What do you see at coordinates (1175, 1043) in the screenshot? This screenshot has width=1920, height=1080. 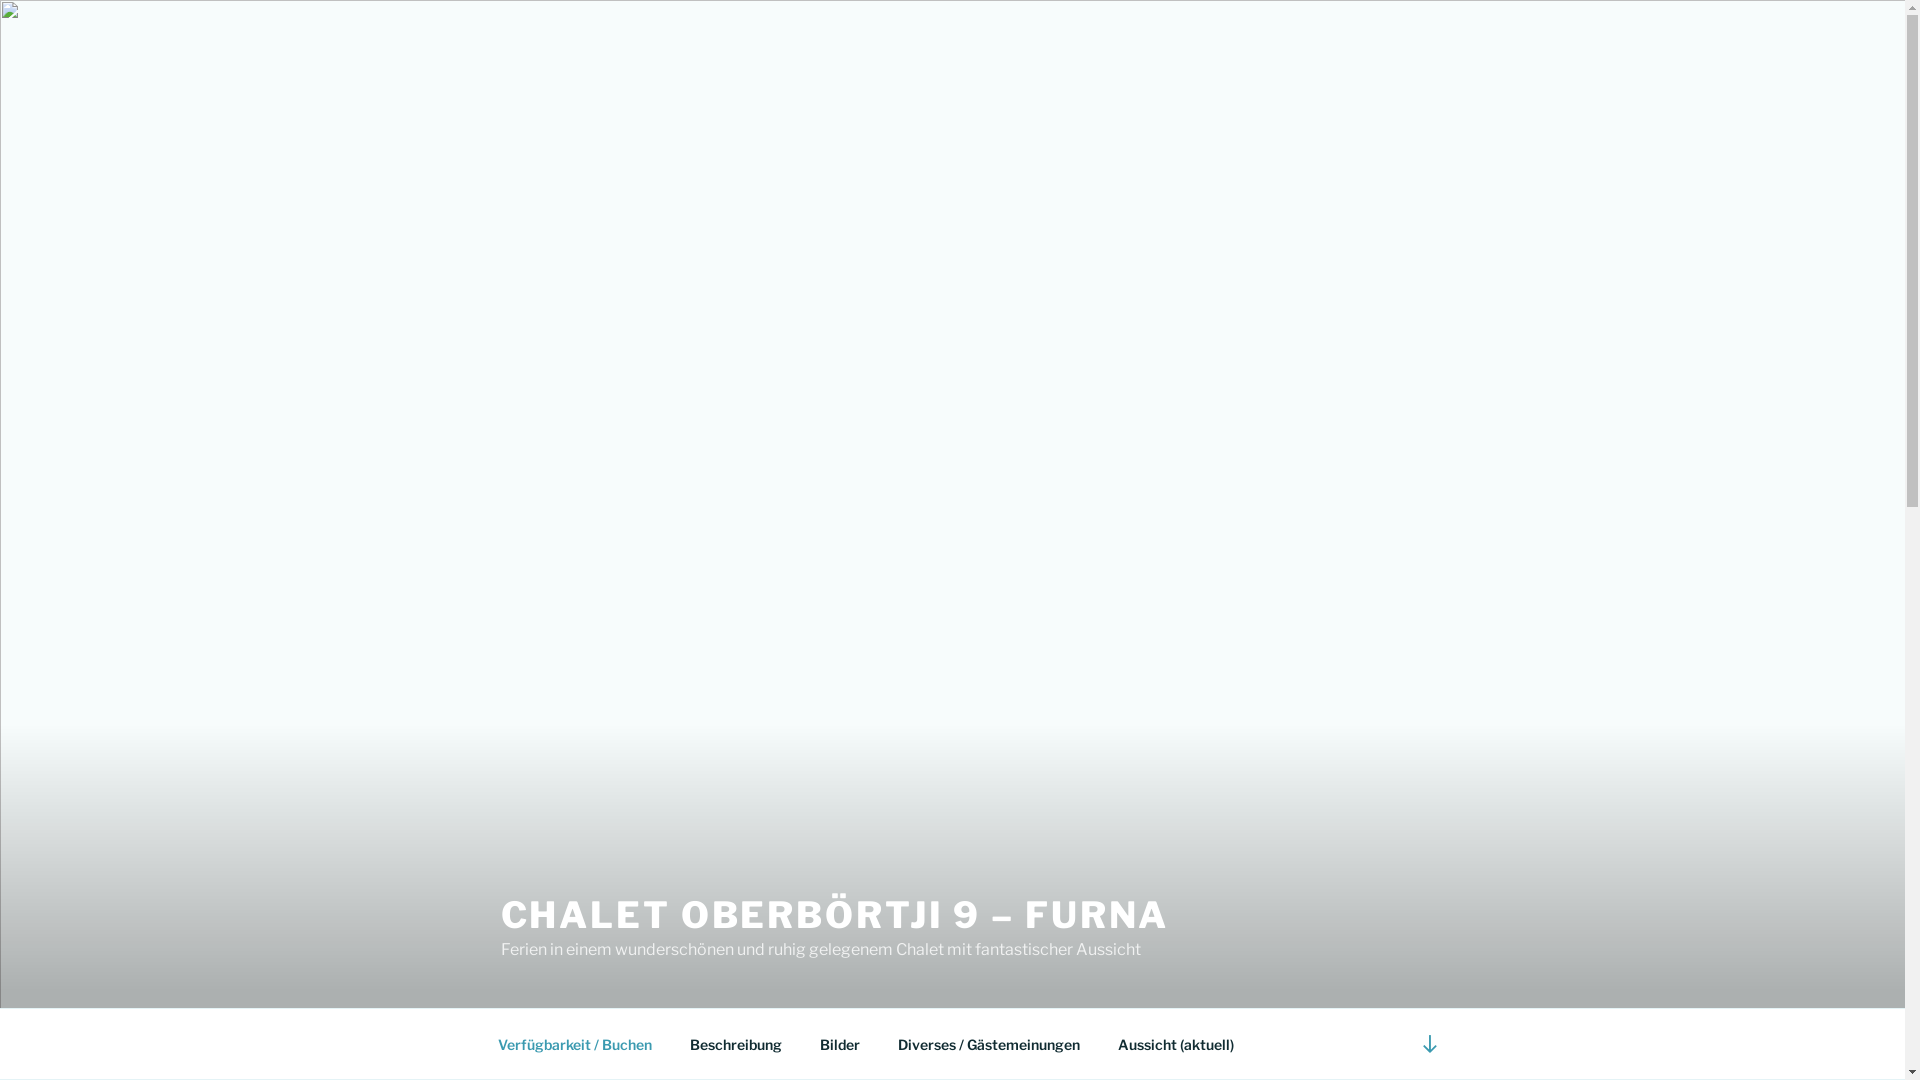 I see `'Aussicht (aktuell)'` at bounding box center [1175, 1043].